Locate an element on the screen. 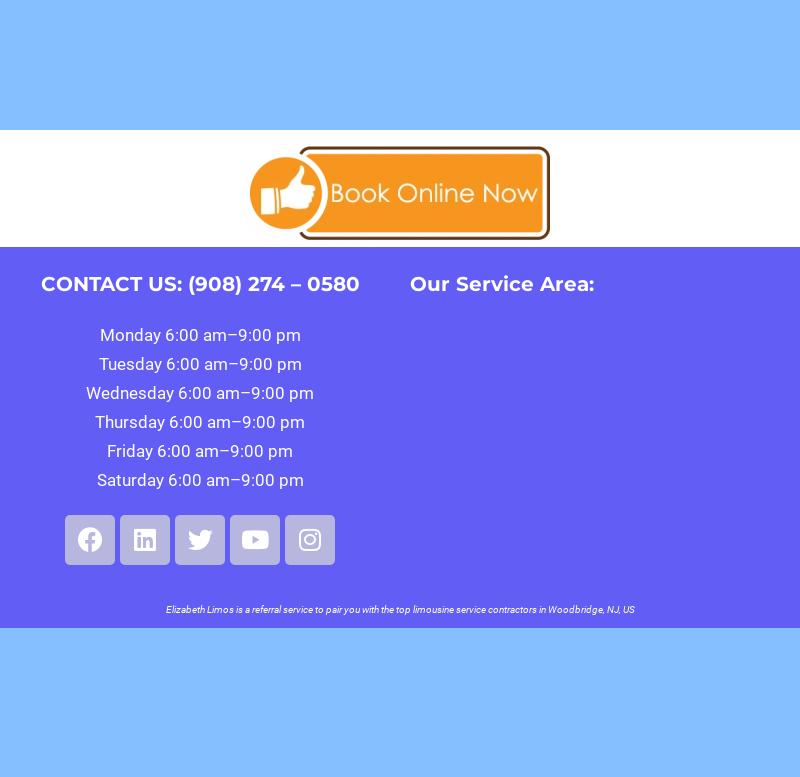  'Wednesday 6:00 am–9:00 pm' is located at coordinates (200, 392).